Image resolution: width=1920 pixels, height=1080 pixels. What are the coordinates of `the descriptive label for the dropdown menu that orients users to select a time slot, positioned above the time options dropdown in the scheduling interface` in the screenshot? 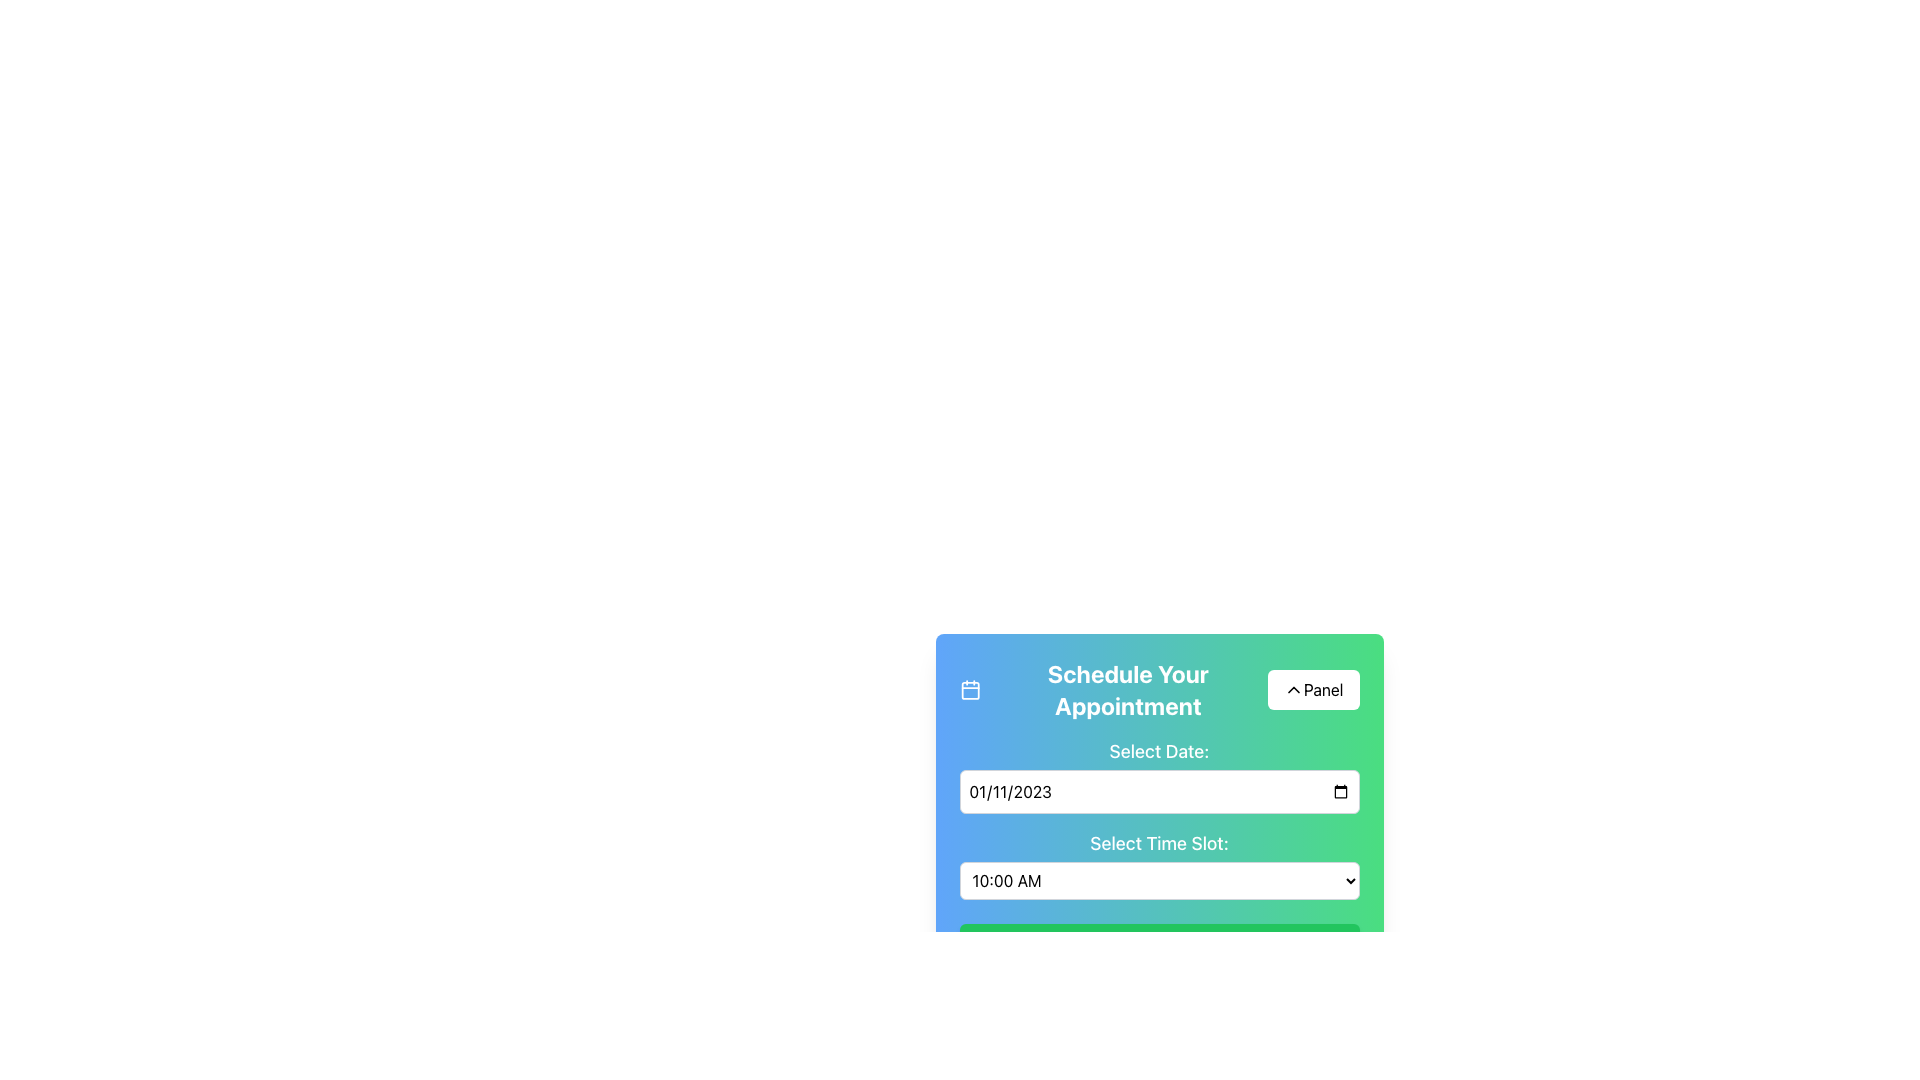 It's located at (1159, 844).